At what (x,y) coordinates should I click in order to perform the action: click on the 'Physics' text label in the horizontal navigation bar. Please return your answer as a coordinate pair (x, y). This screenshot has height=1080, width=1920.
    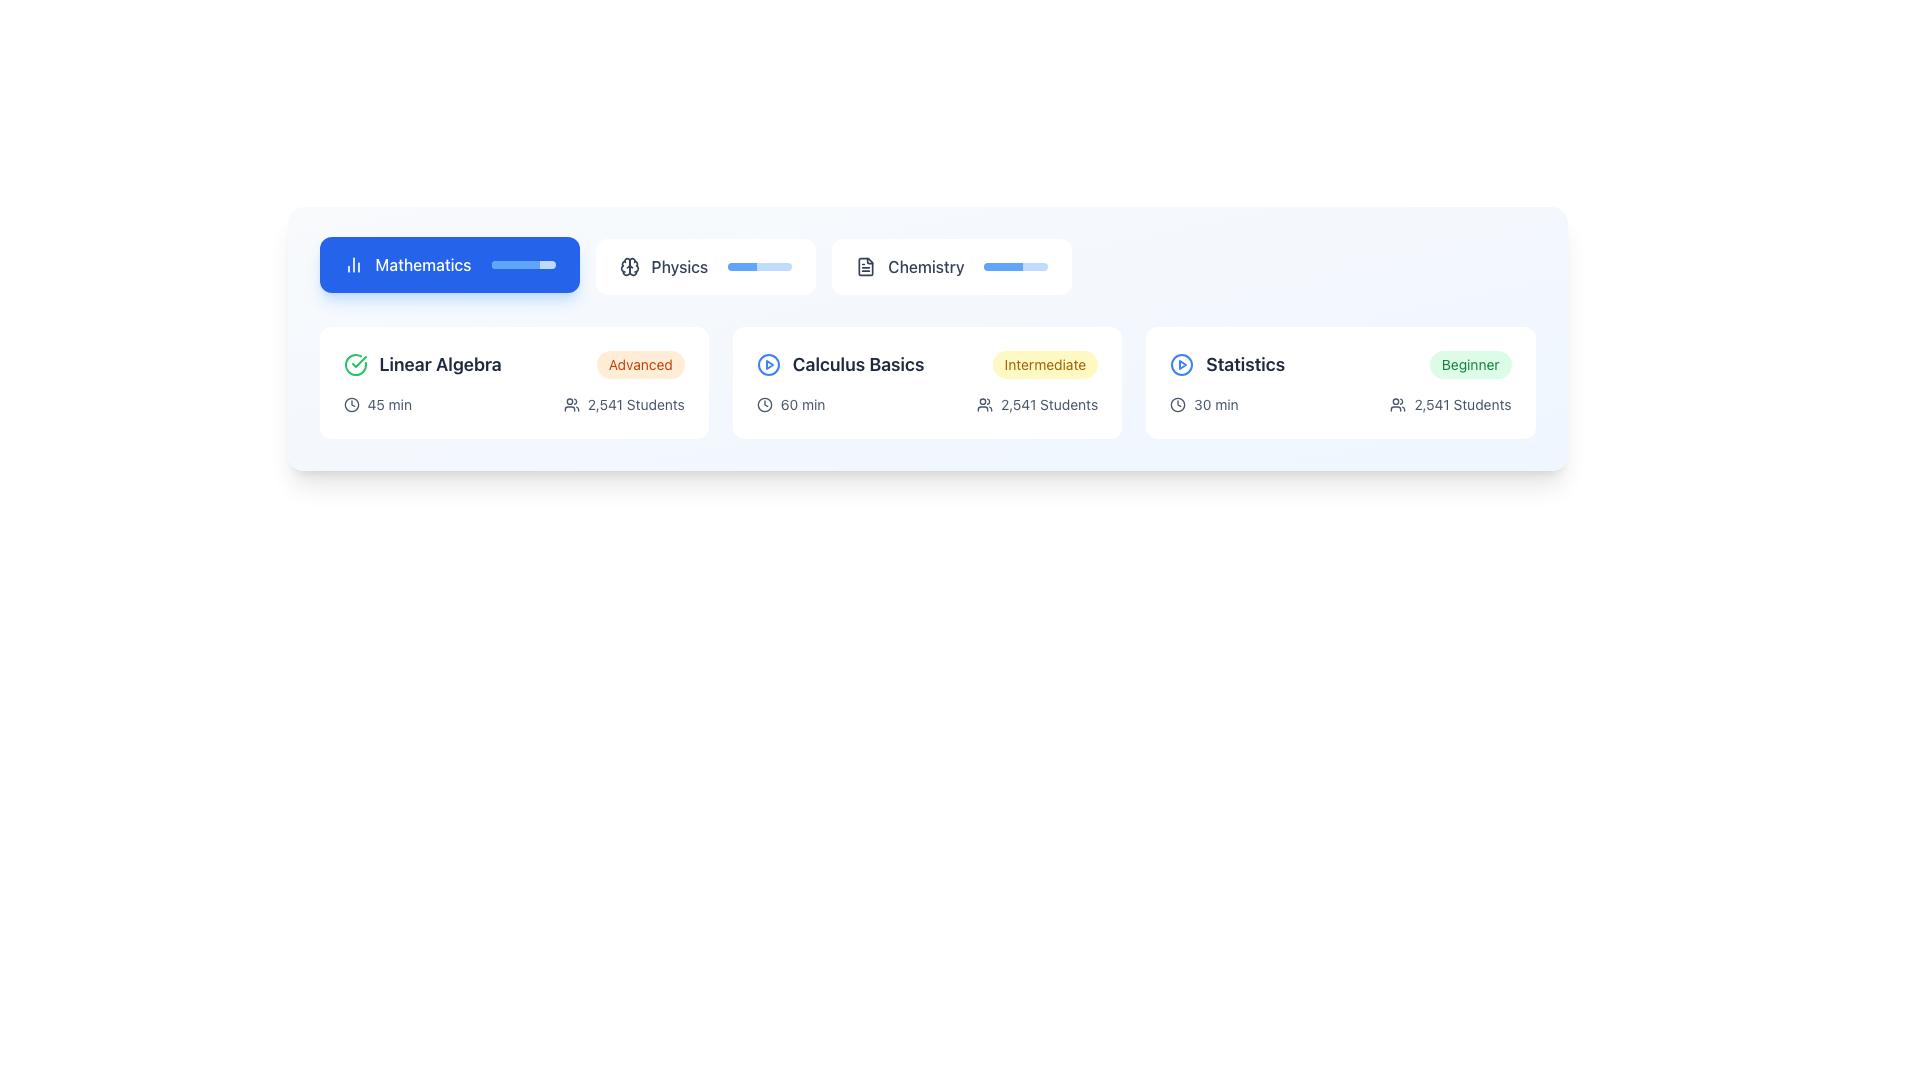
    Looking at the image, I should click on (679, 265).